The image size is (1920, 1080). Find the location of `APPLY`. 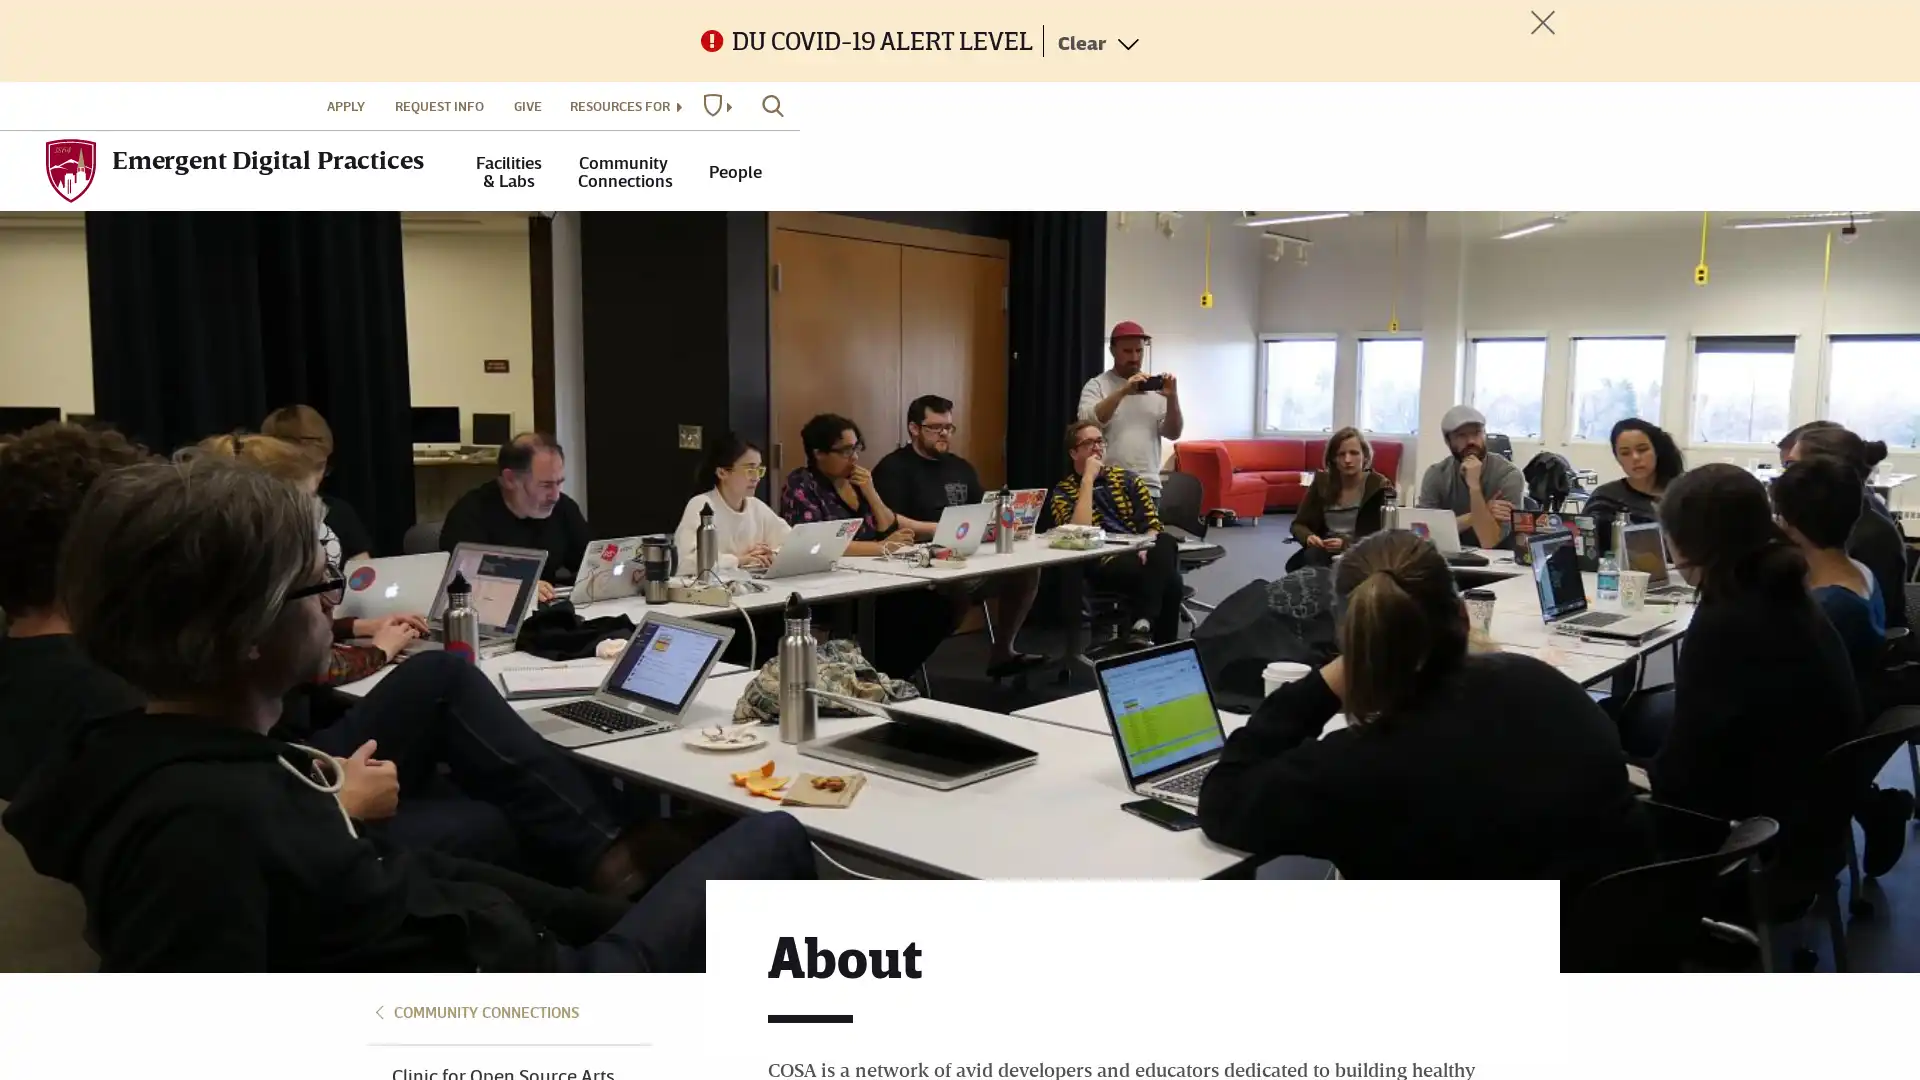

APPLY is located at coordinates (1104, 105).